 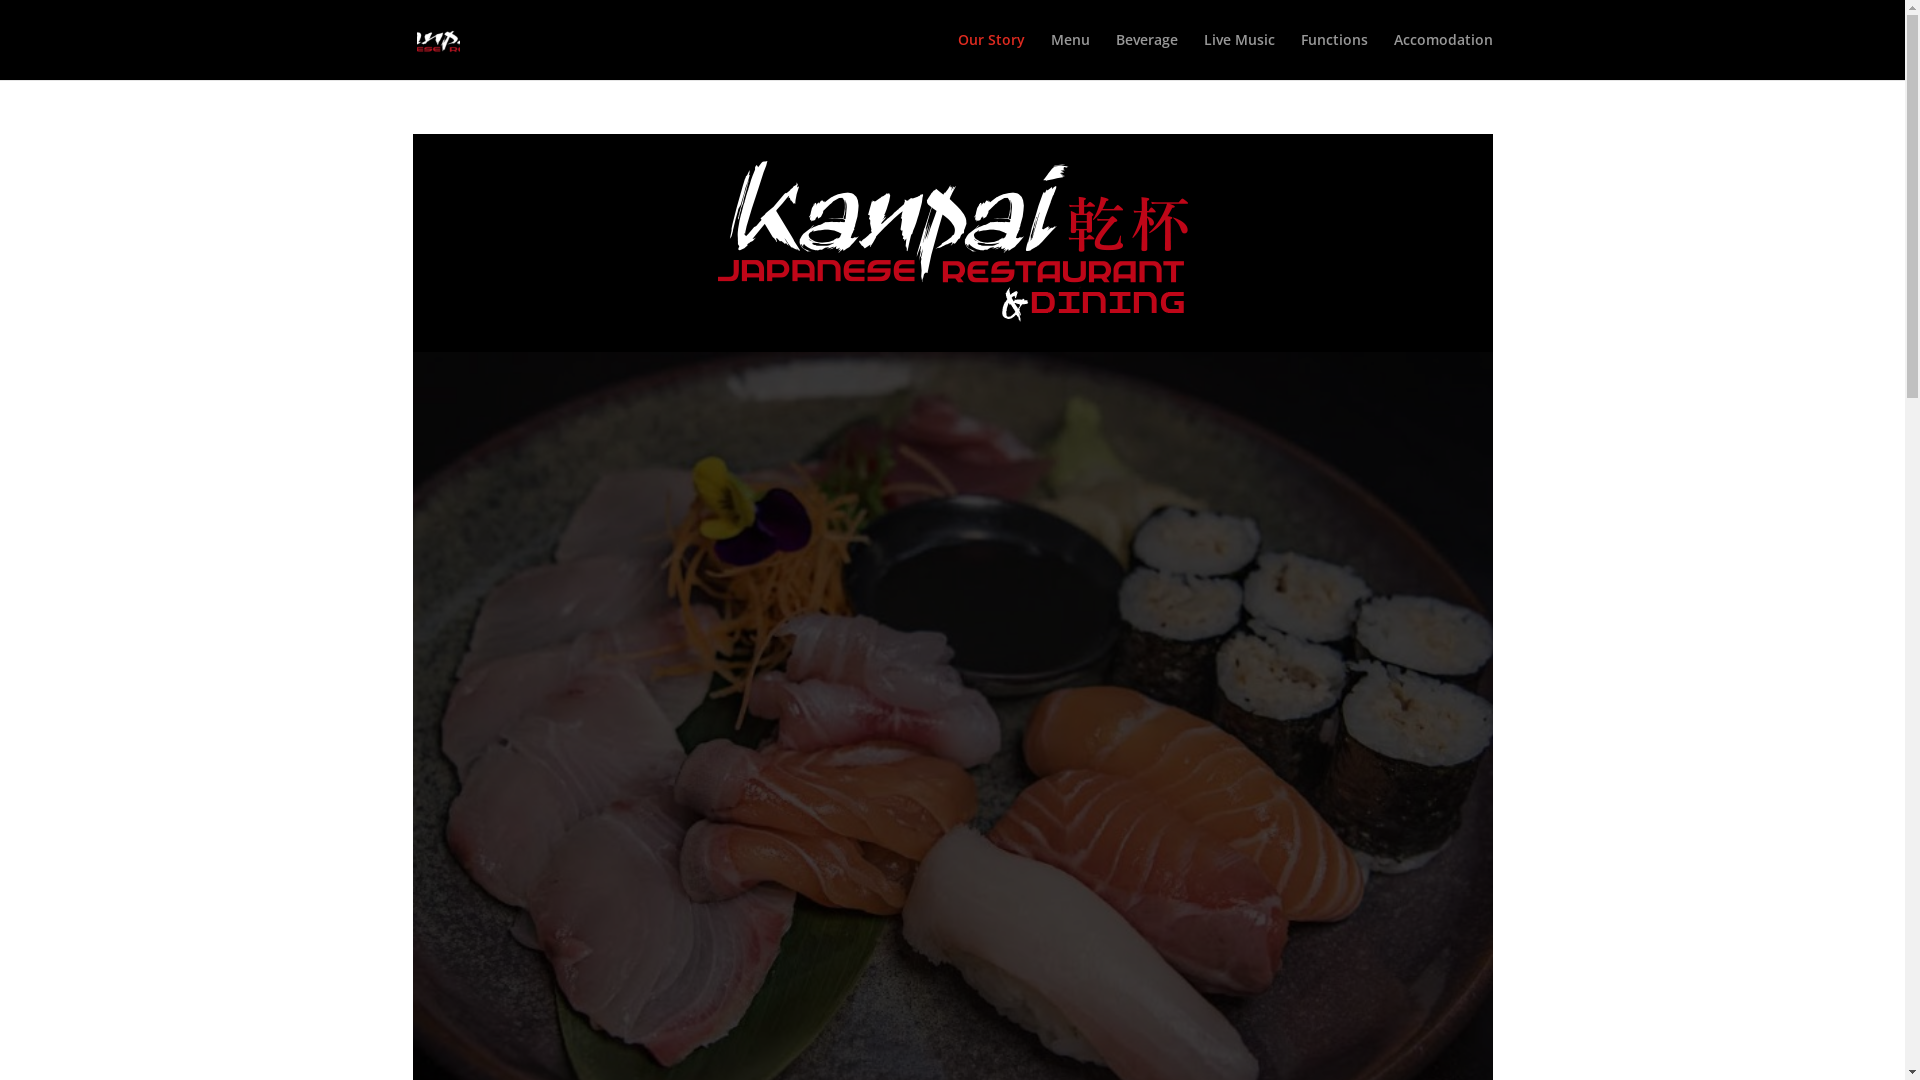 I want to click on 'Beverage', so click(x=1115, y=55).